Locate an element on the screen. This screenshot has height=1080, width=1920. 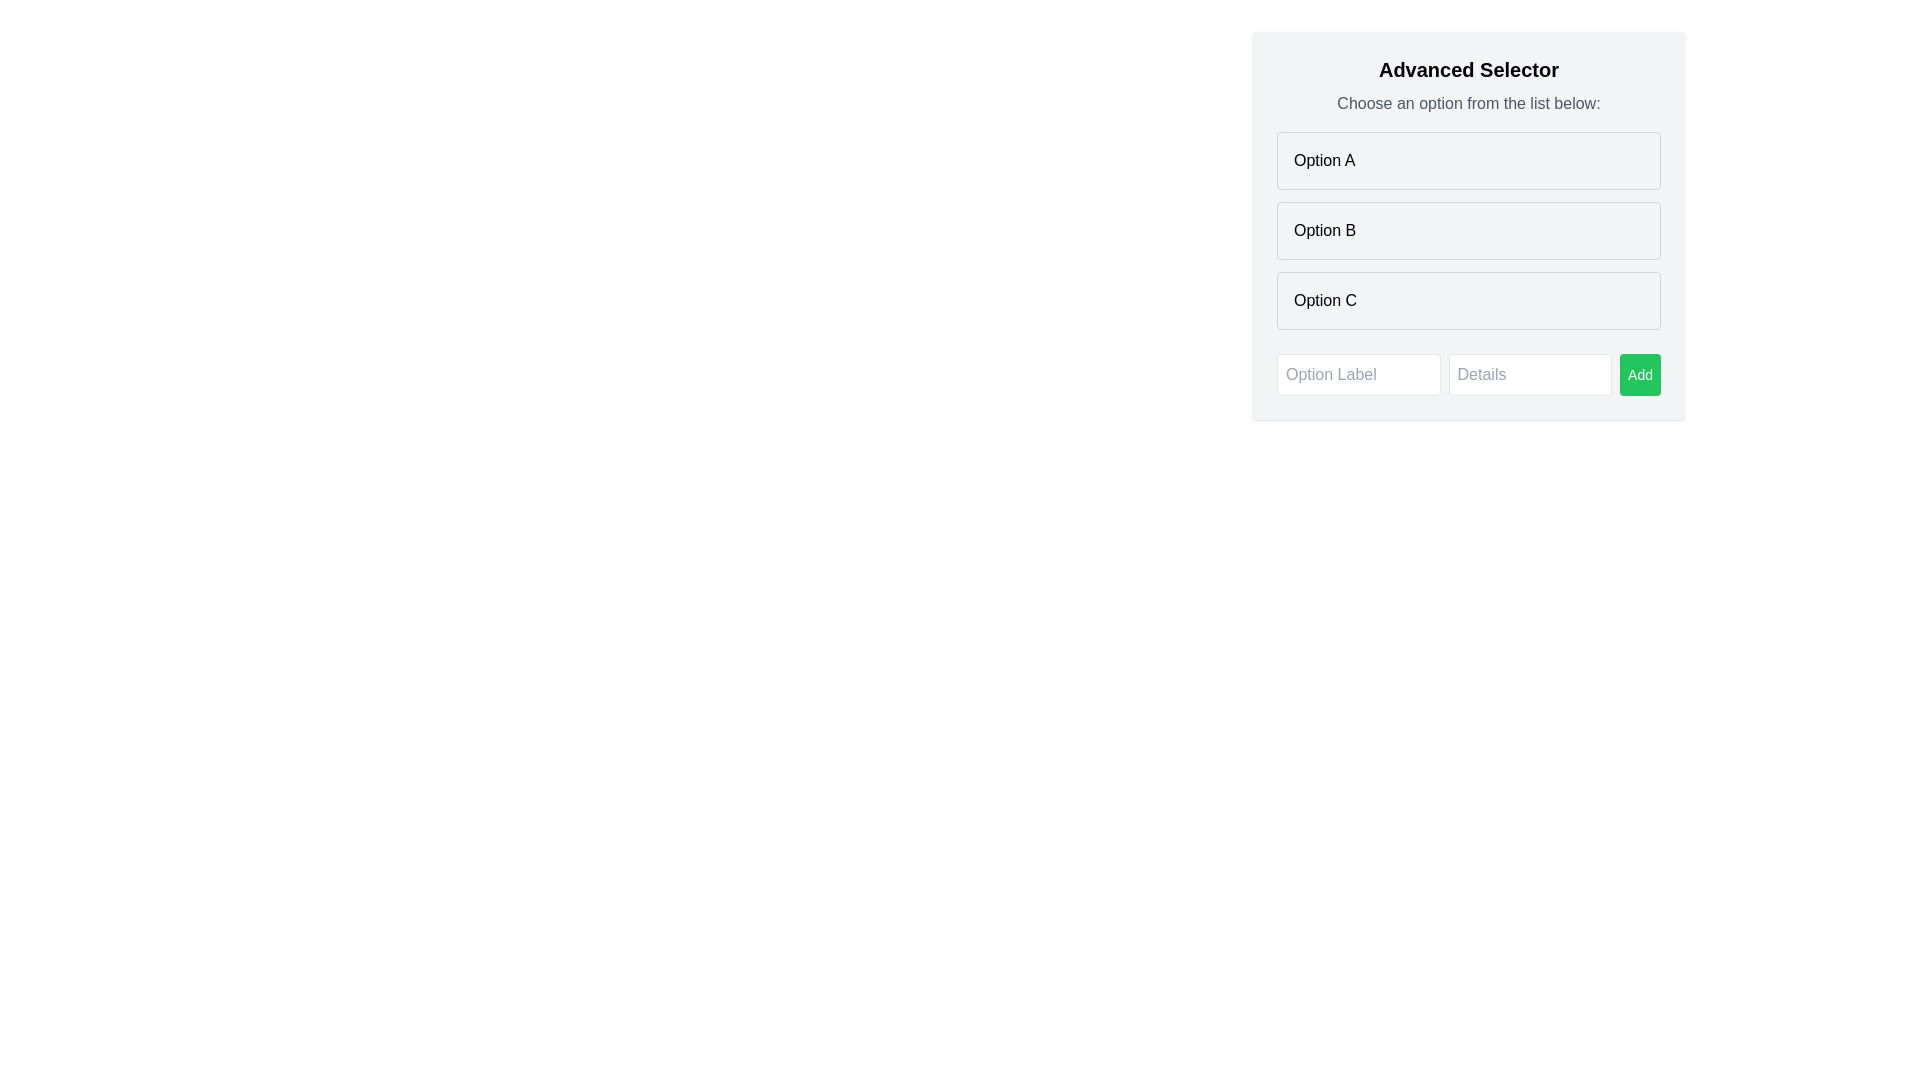
the 'Option B' button in the Advanced Selector section to change its background color is located at coordinates (1468, 230).